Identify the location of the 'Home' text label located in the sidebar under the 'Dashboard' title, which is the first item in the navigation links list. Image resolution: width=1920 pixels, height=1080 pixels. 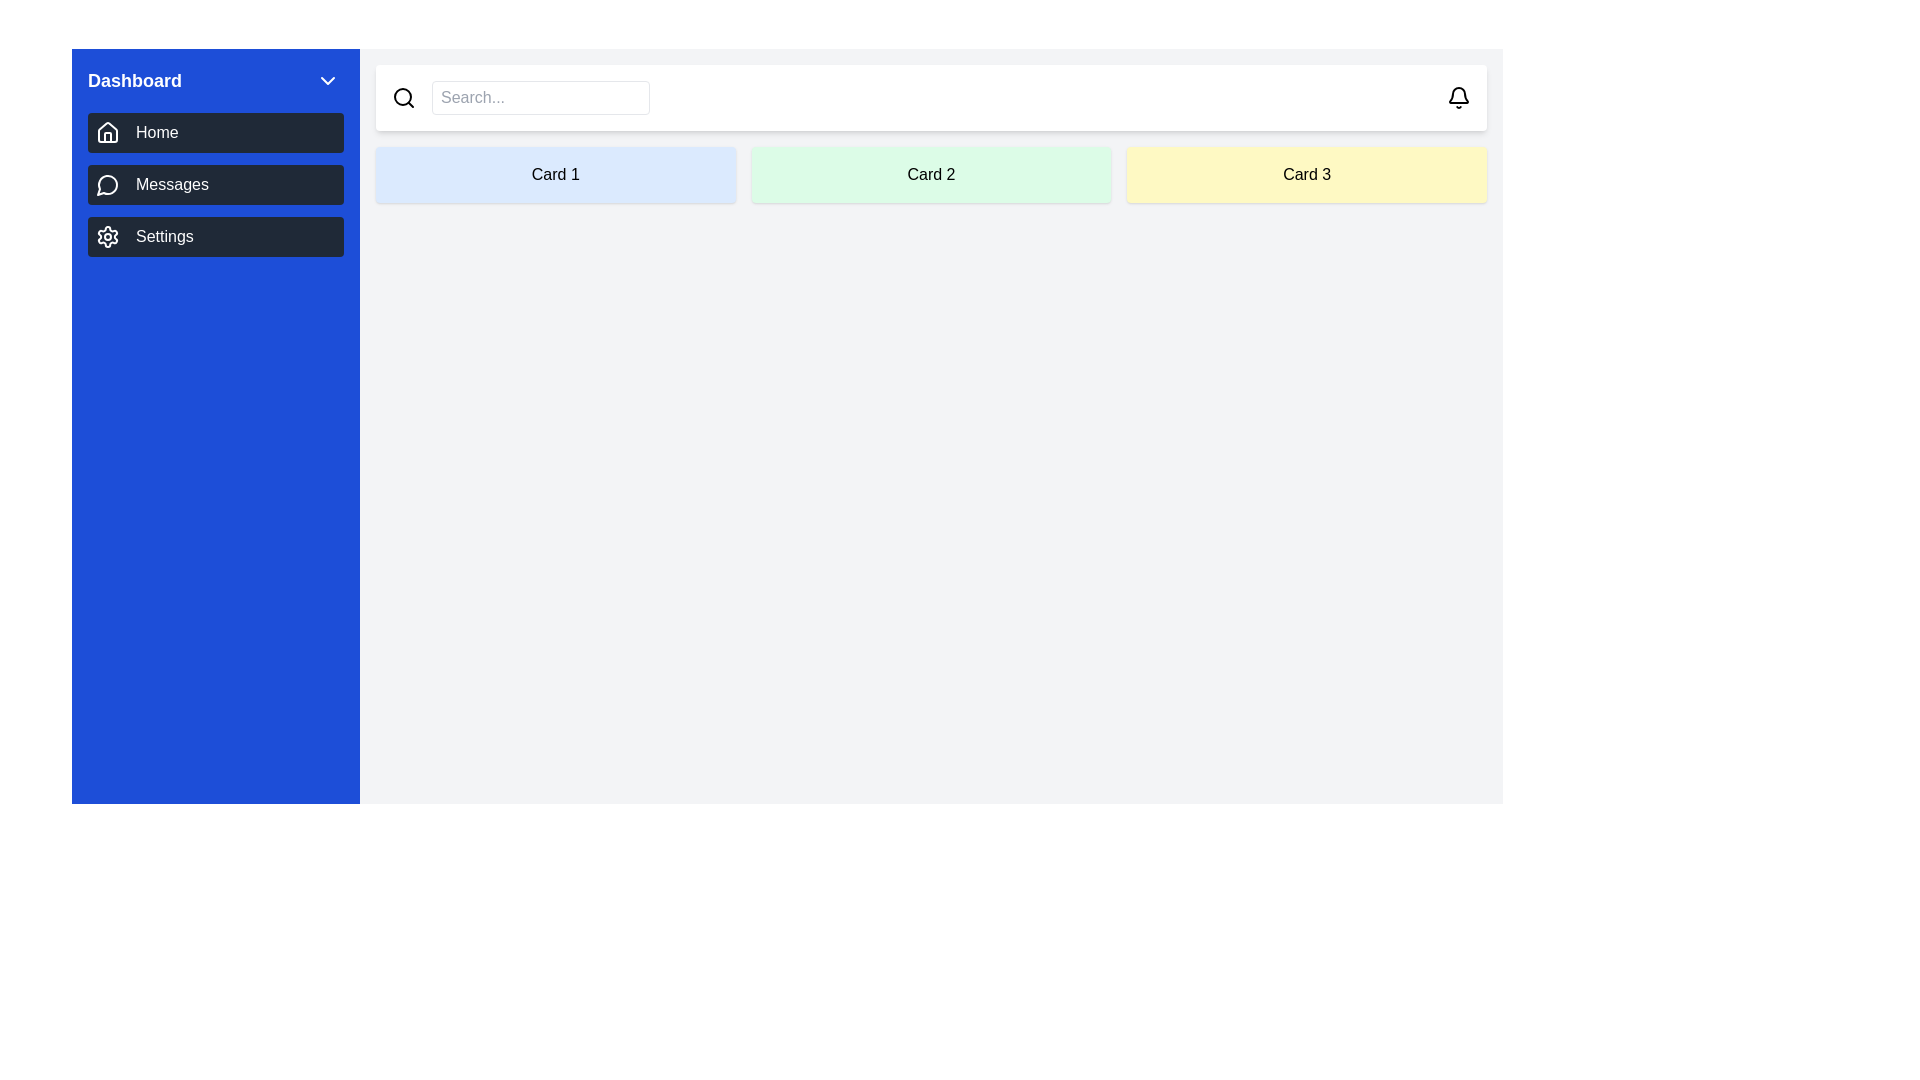
(156, 132).